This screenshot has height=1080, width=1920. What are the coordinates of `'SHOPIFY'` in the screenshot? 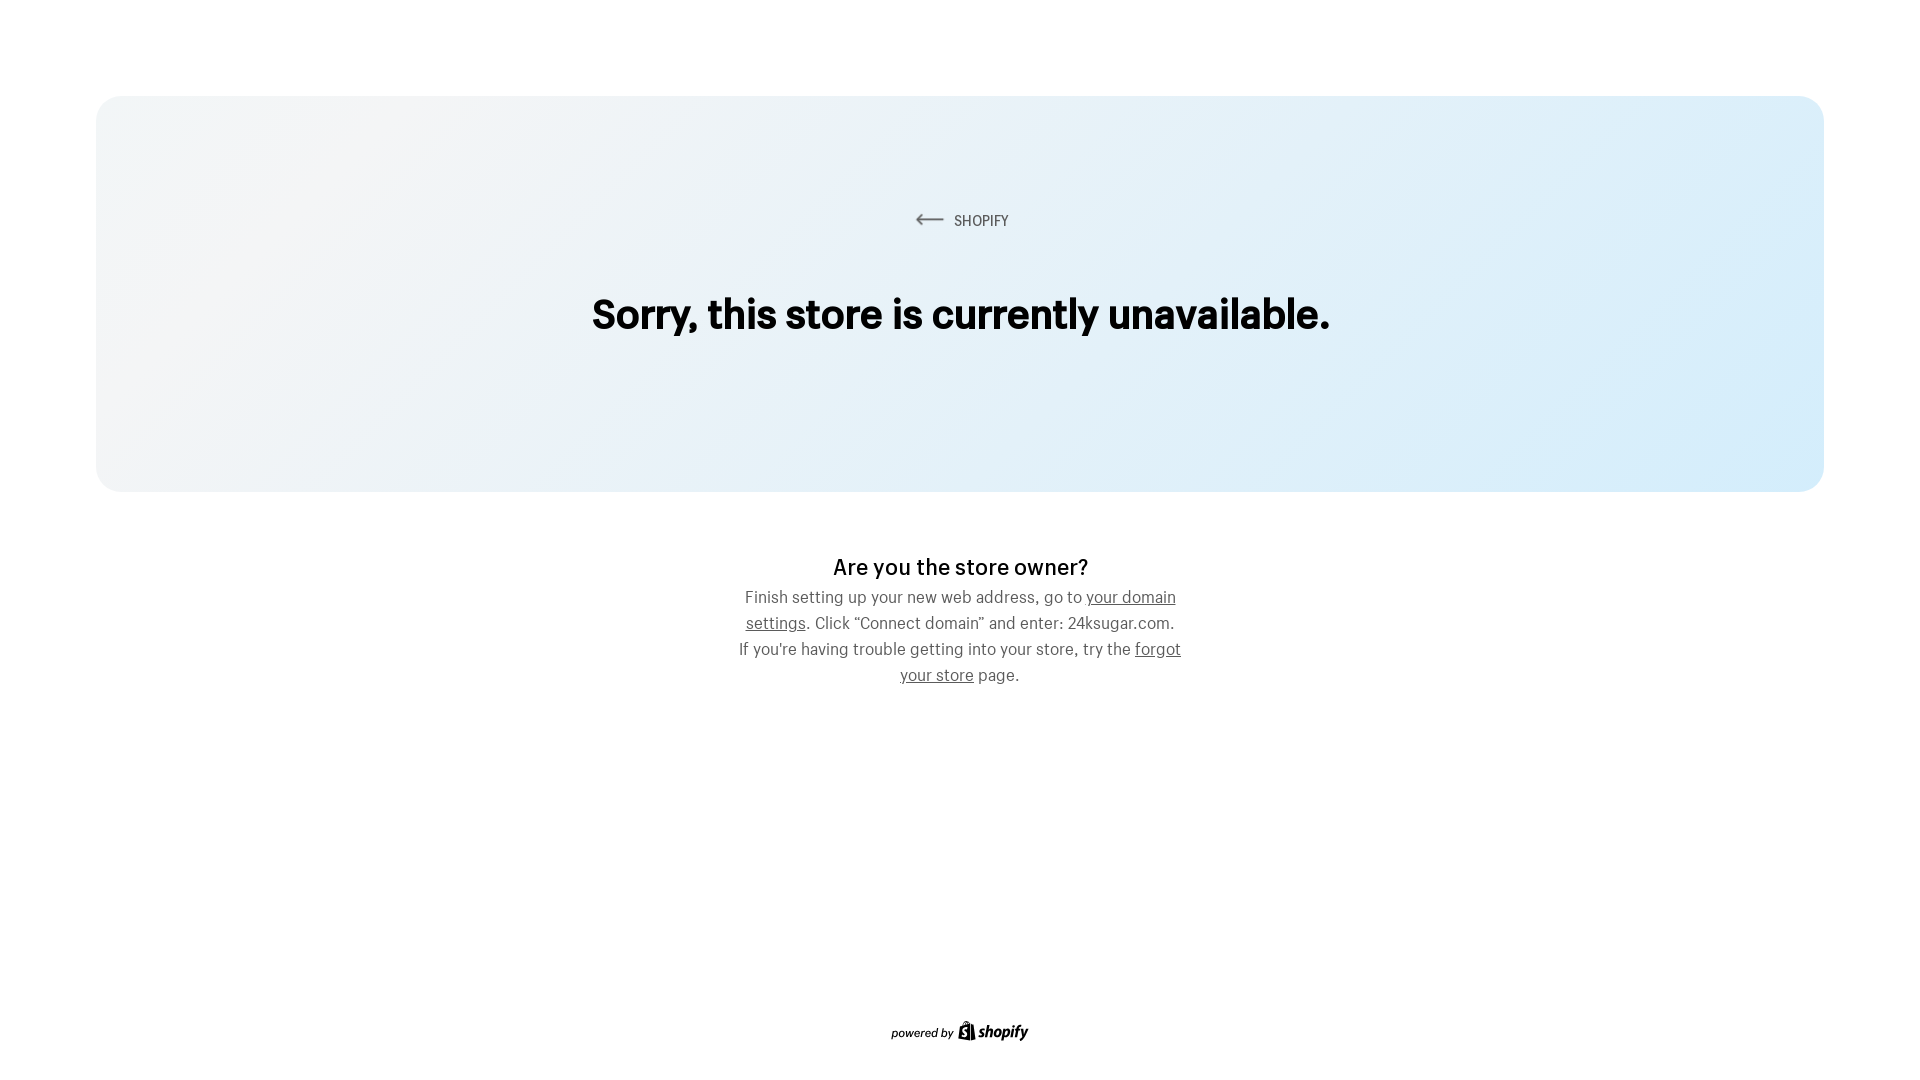 It's located at (960, 220).